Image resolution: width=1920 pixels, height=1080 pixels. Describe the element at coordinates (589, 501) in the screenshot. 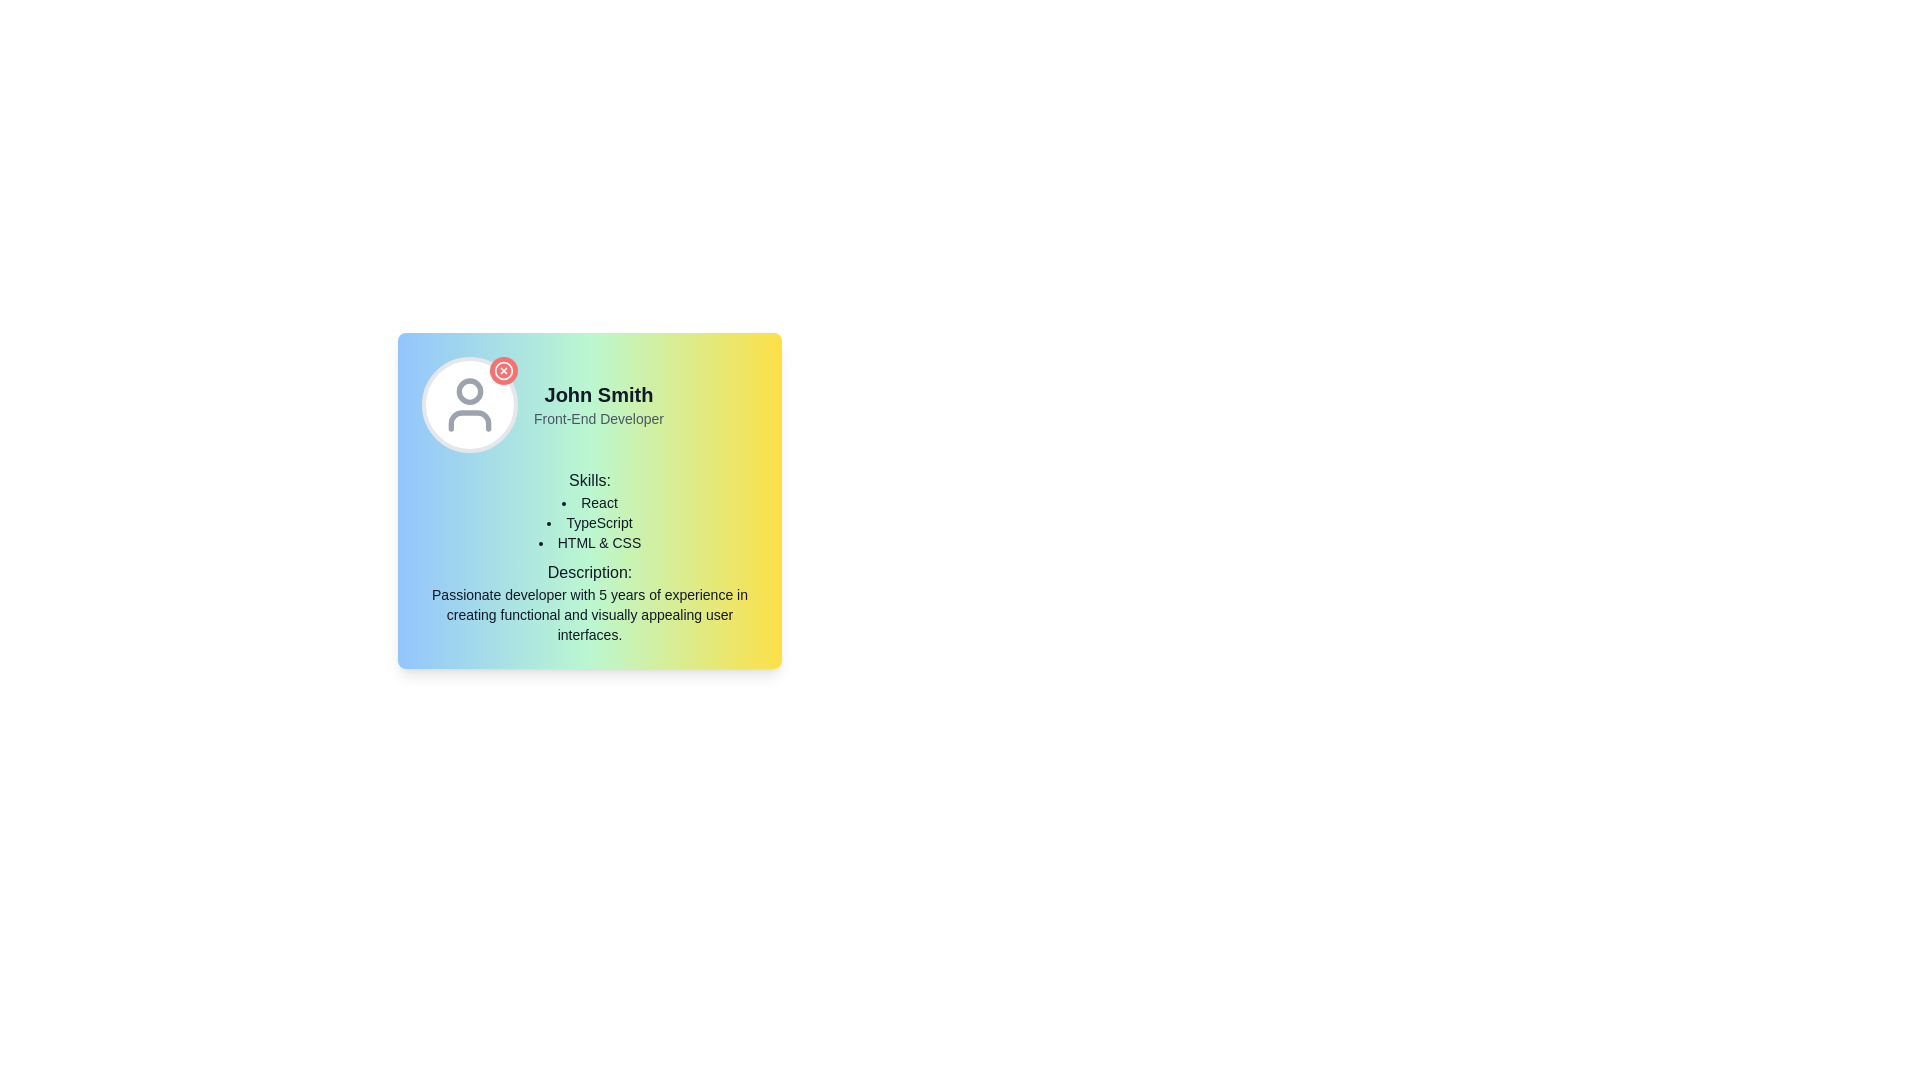

I see `text content of the first bullet list item 'React' under the 'Skills' heading, which is styled with a bullet point on its left and is located in the middle of the card` at that location.